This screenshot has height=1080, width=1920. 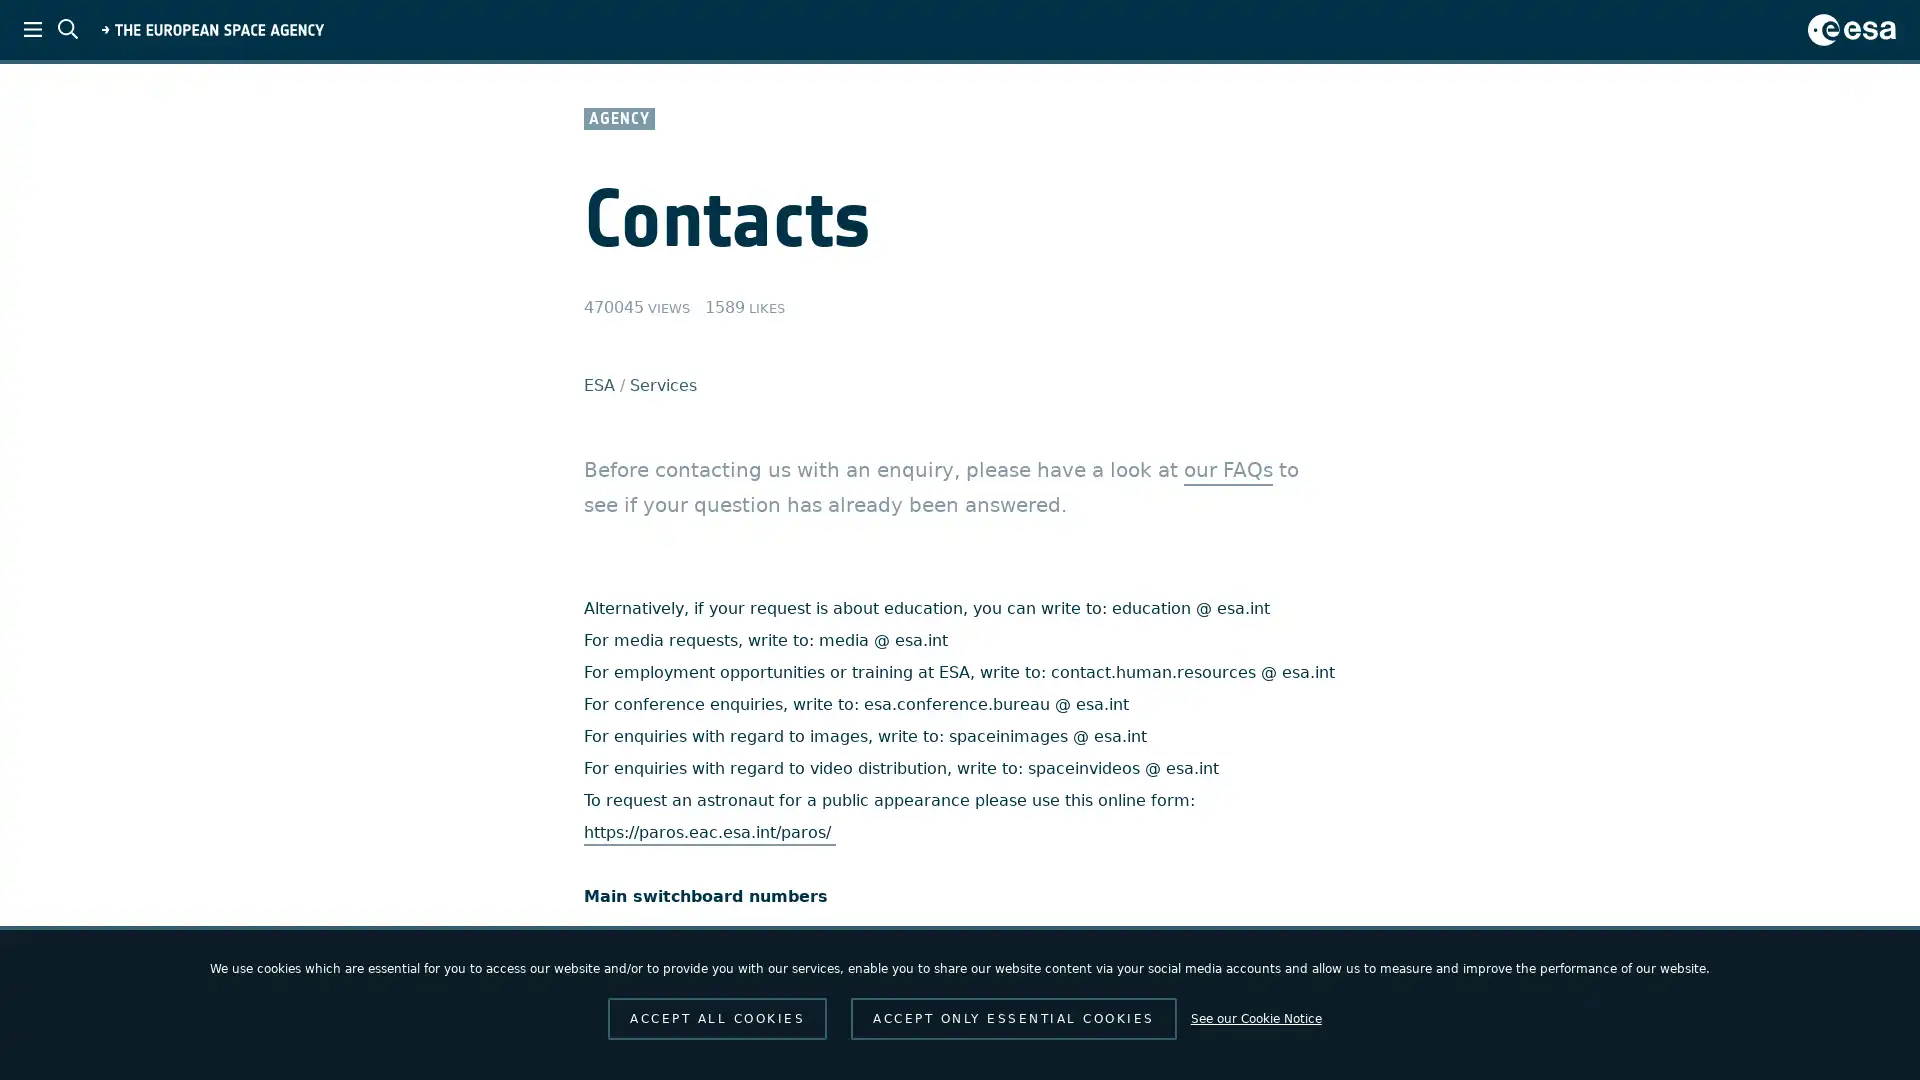 I want to click on ESA menu toggle, so click(x=33, y=30).